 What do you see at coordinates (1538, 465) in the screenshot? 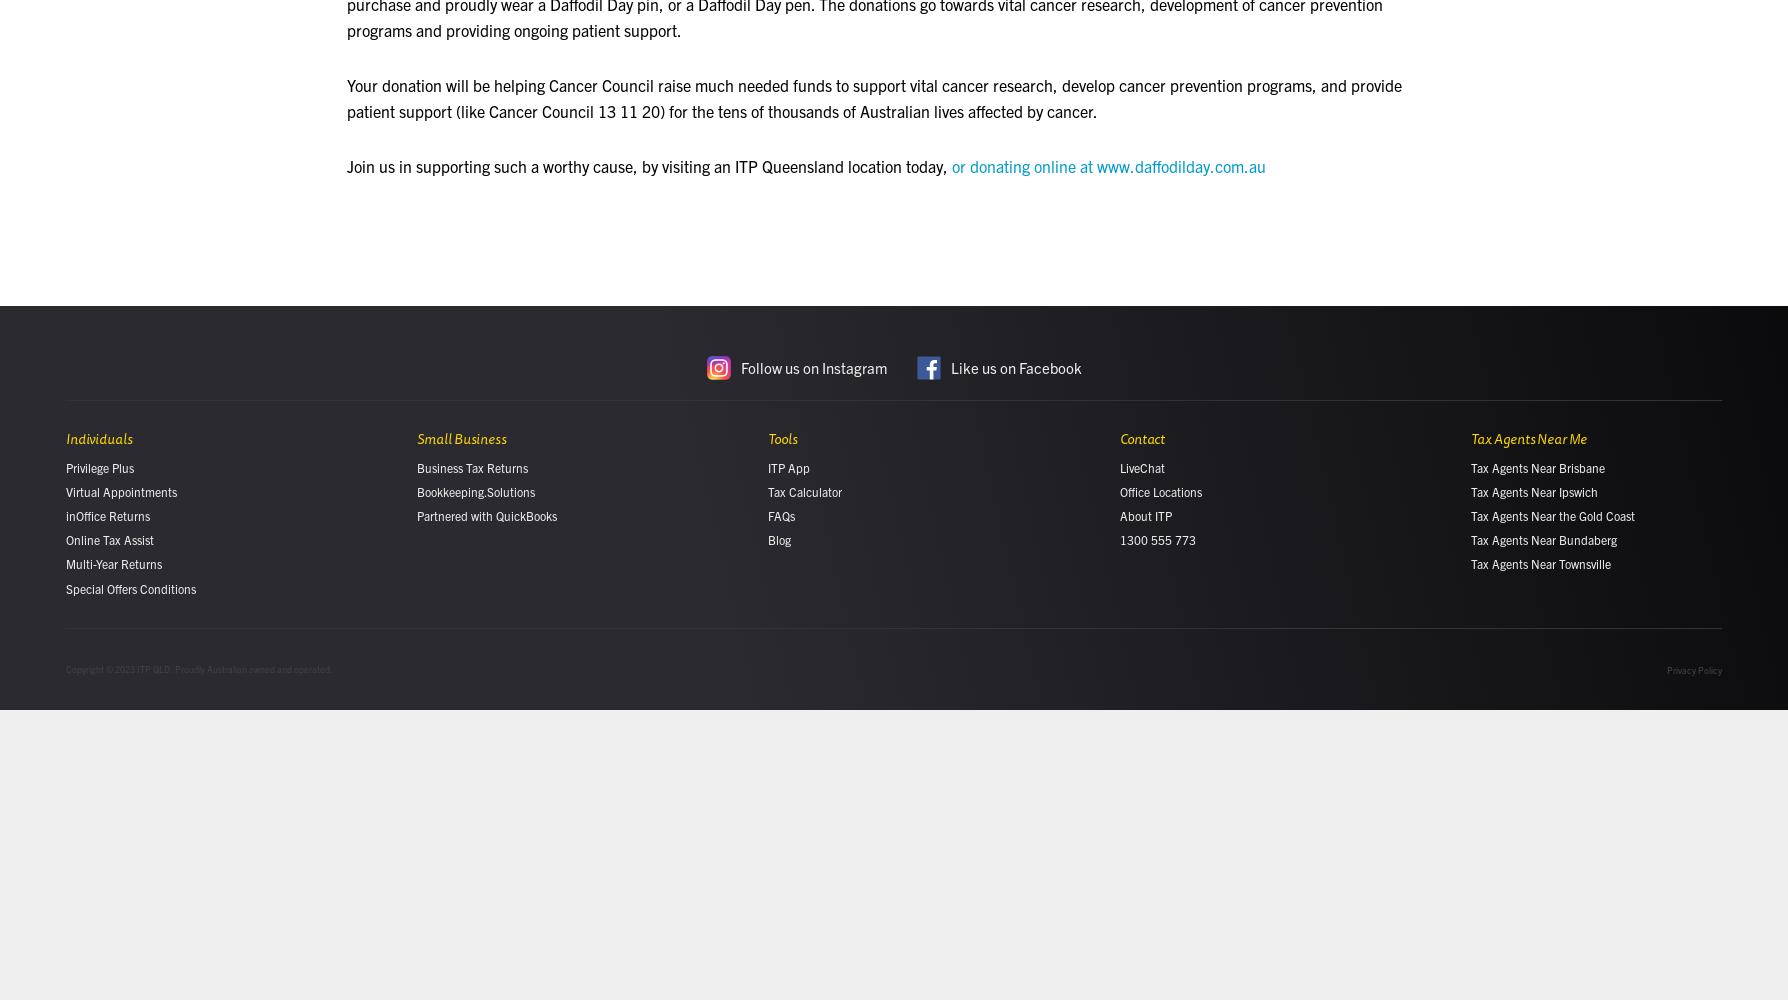
I see `'Tax Agents Near Brisbane'` at bounding box center [1538, 465].